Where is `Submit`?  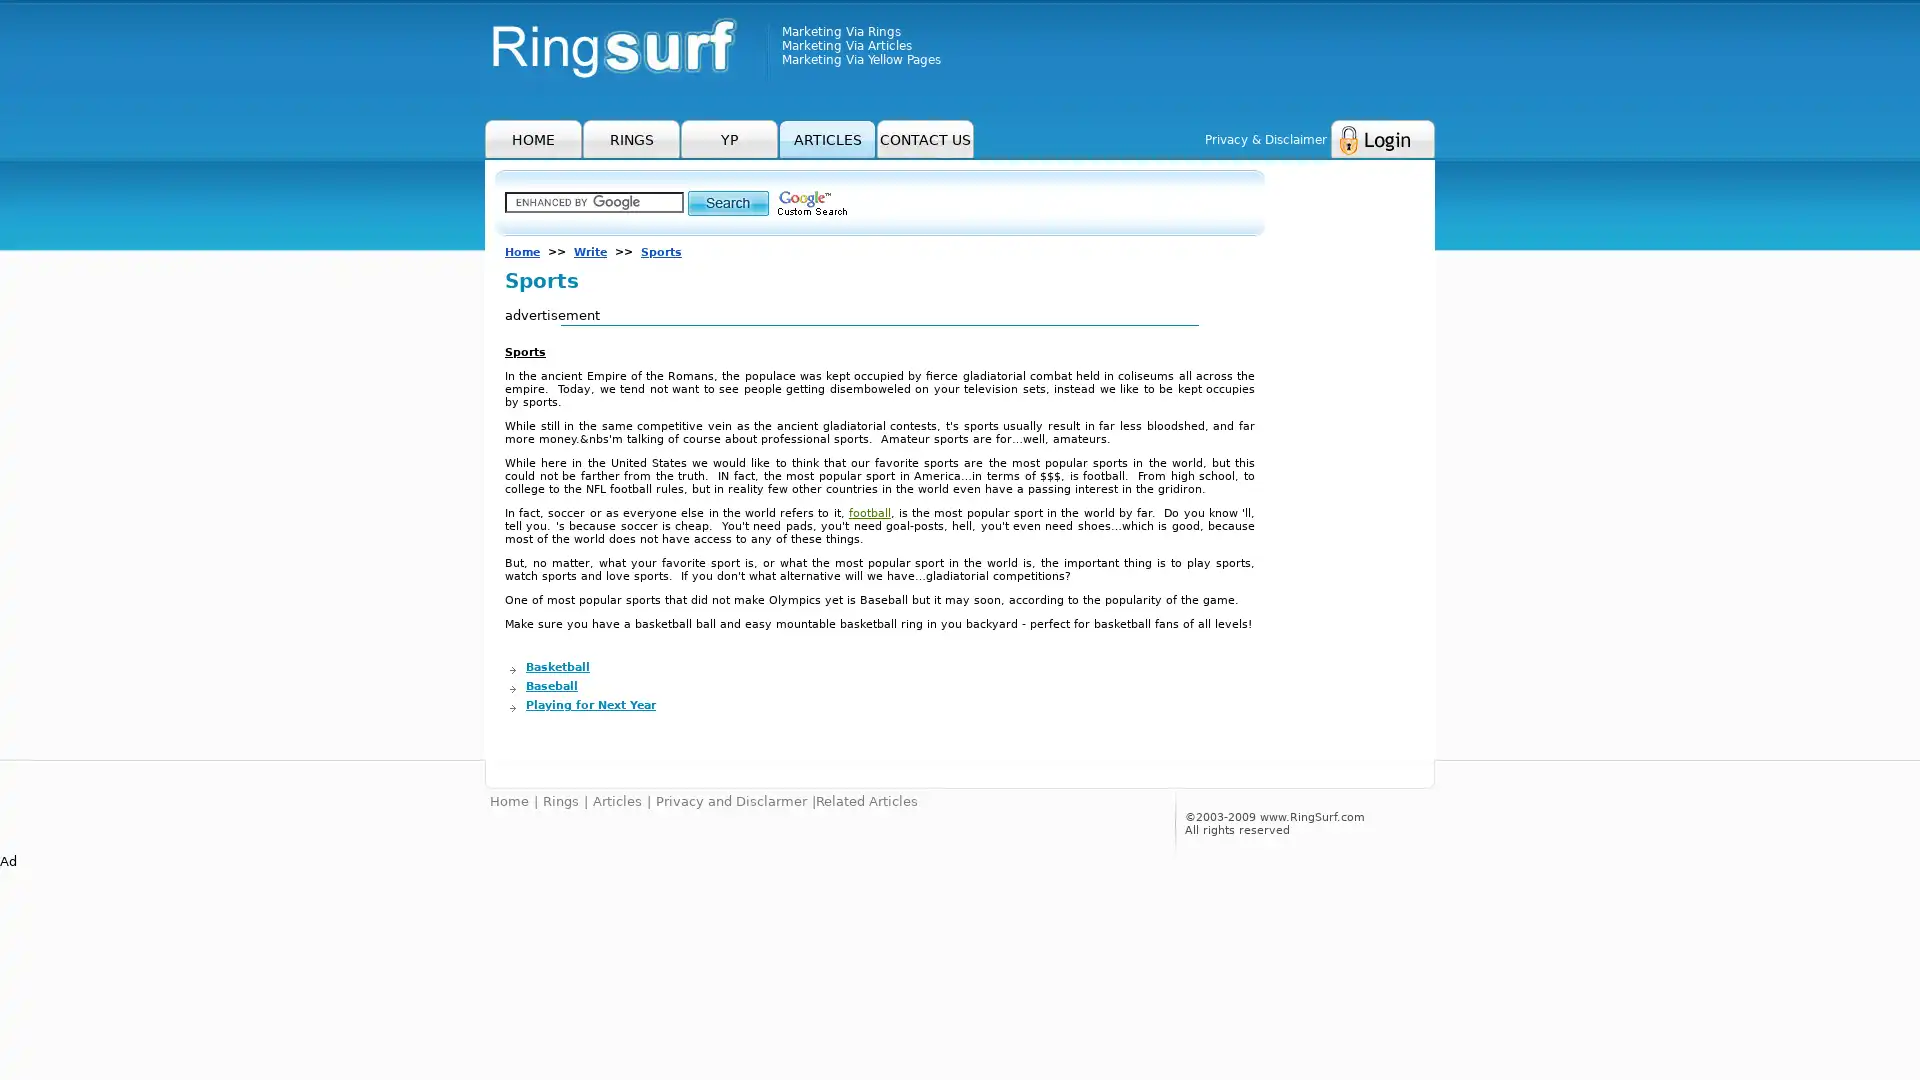
Submit is located at coordinates (727, 202).